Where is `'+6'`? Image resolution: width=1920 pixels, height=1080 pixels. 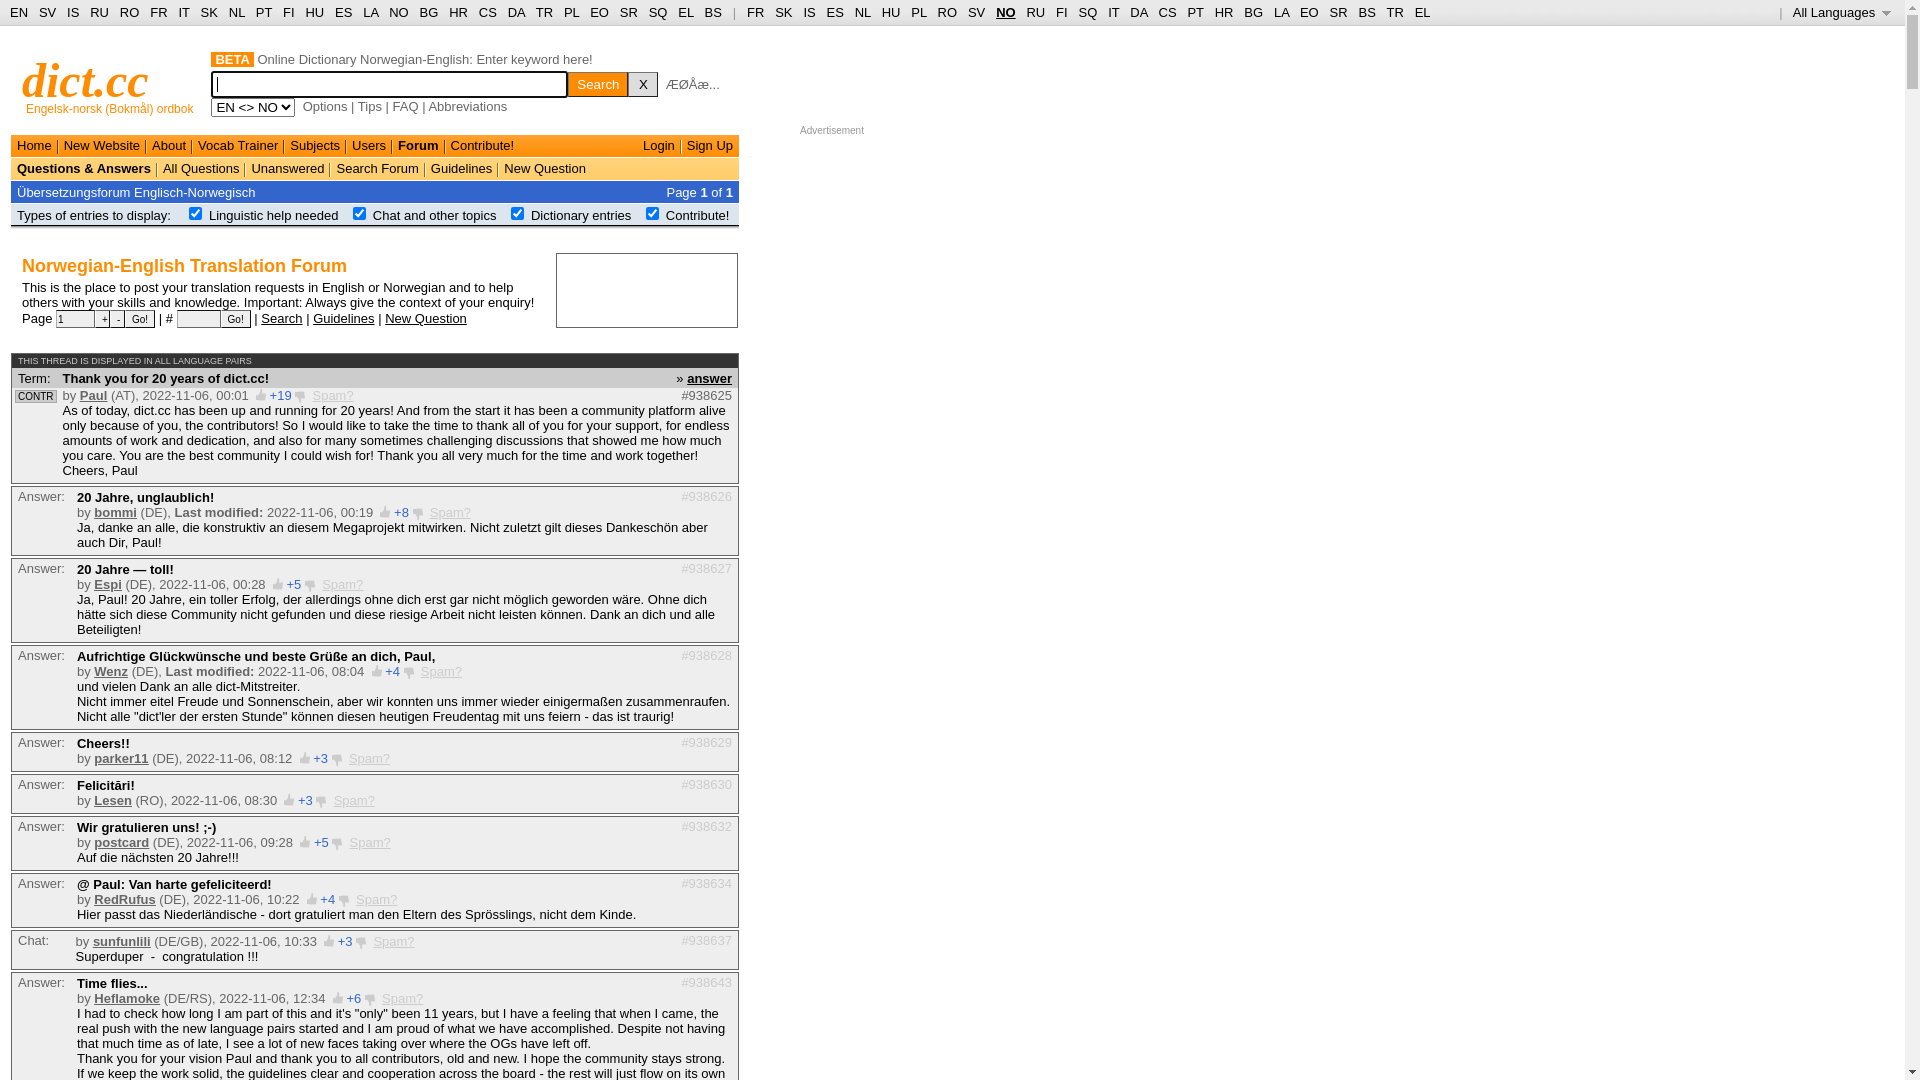 '+6' is located at coordinates (353, 998).